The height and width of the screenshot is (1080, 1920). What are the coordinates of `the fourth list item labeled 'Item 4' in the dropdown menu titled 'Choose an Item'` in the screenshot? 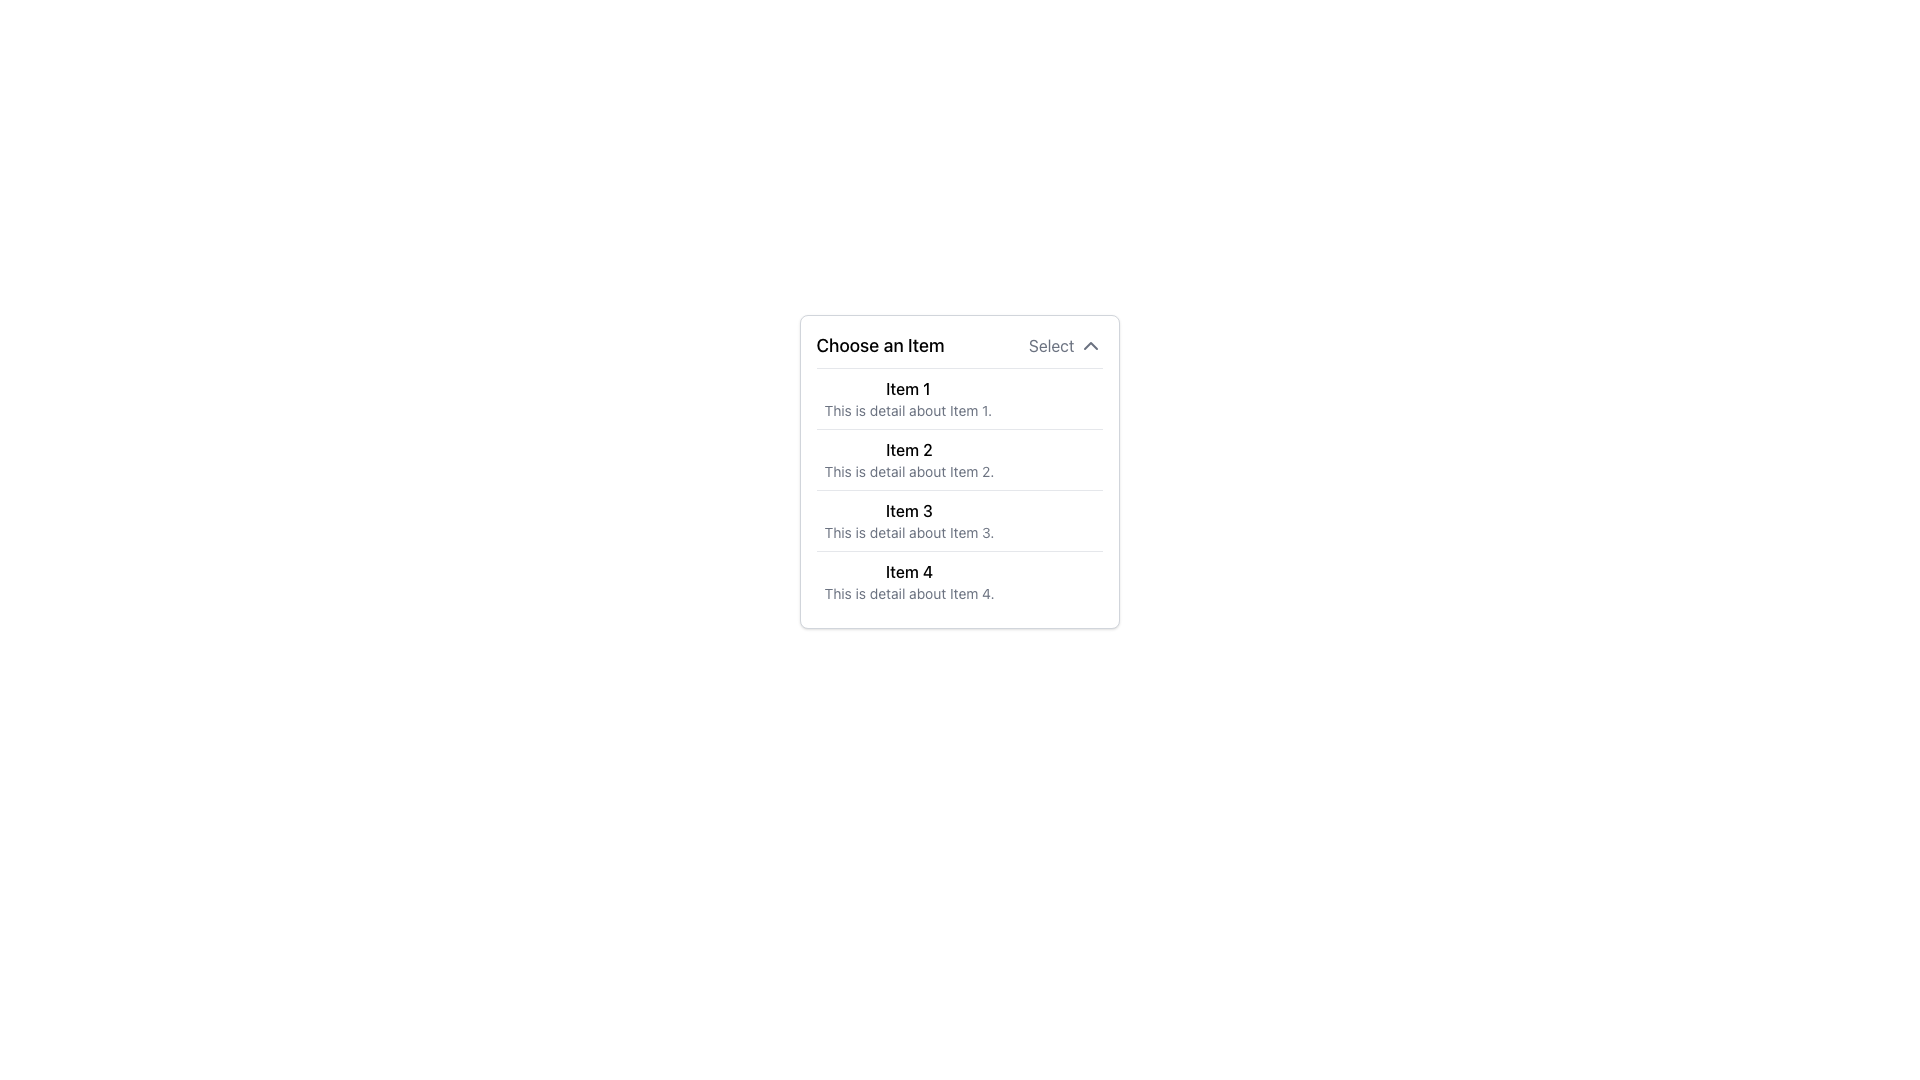 It's located at (958, 581).